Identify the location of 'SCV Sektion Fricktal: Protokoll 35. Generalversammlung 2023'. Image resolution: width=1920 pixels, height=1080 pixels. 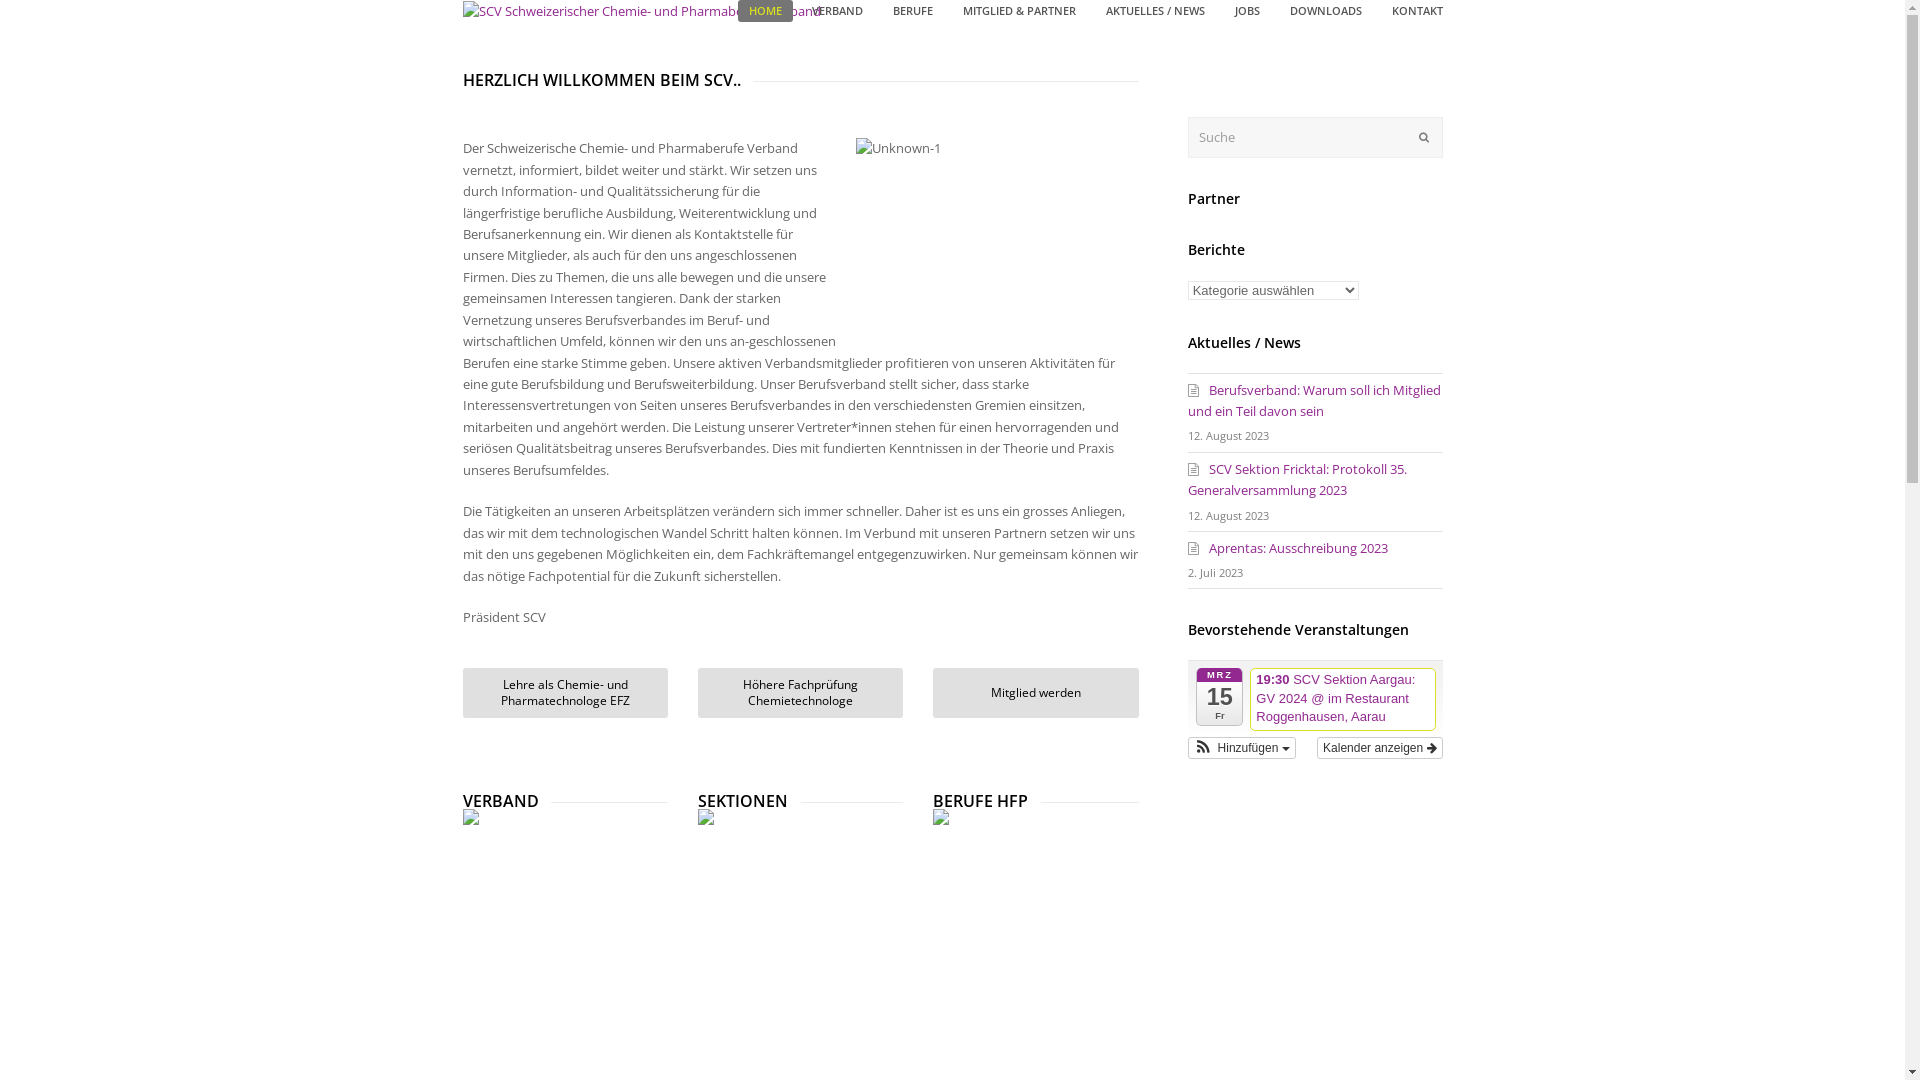
(1188, 479).